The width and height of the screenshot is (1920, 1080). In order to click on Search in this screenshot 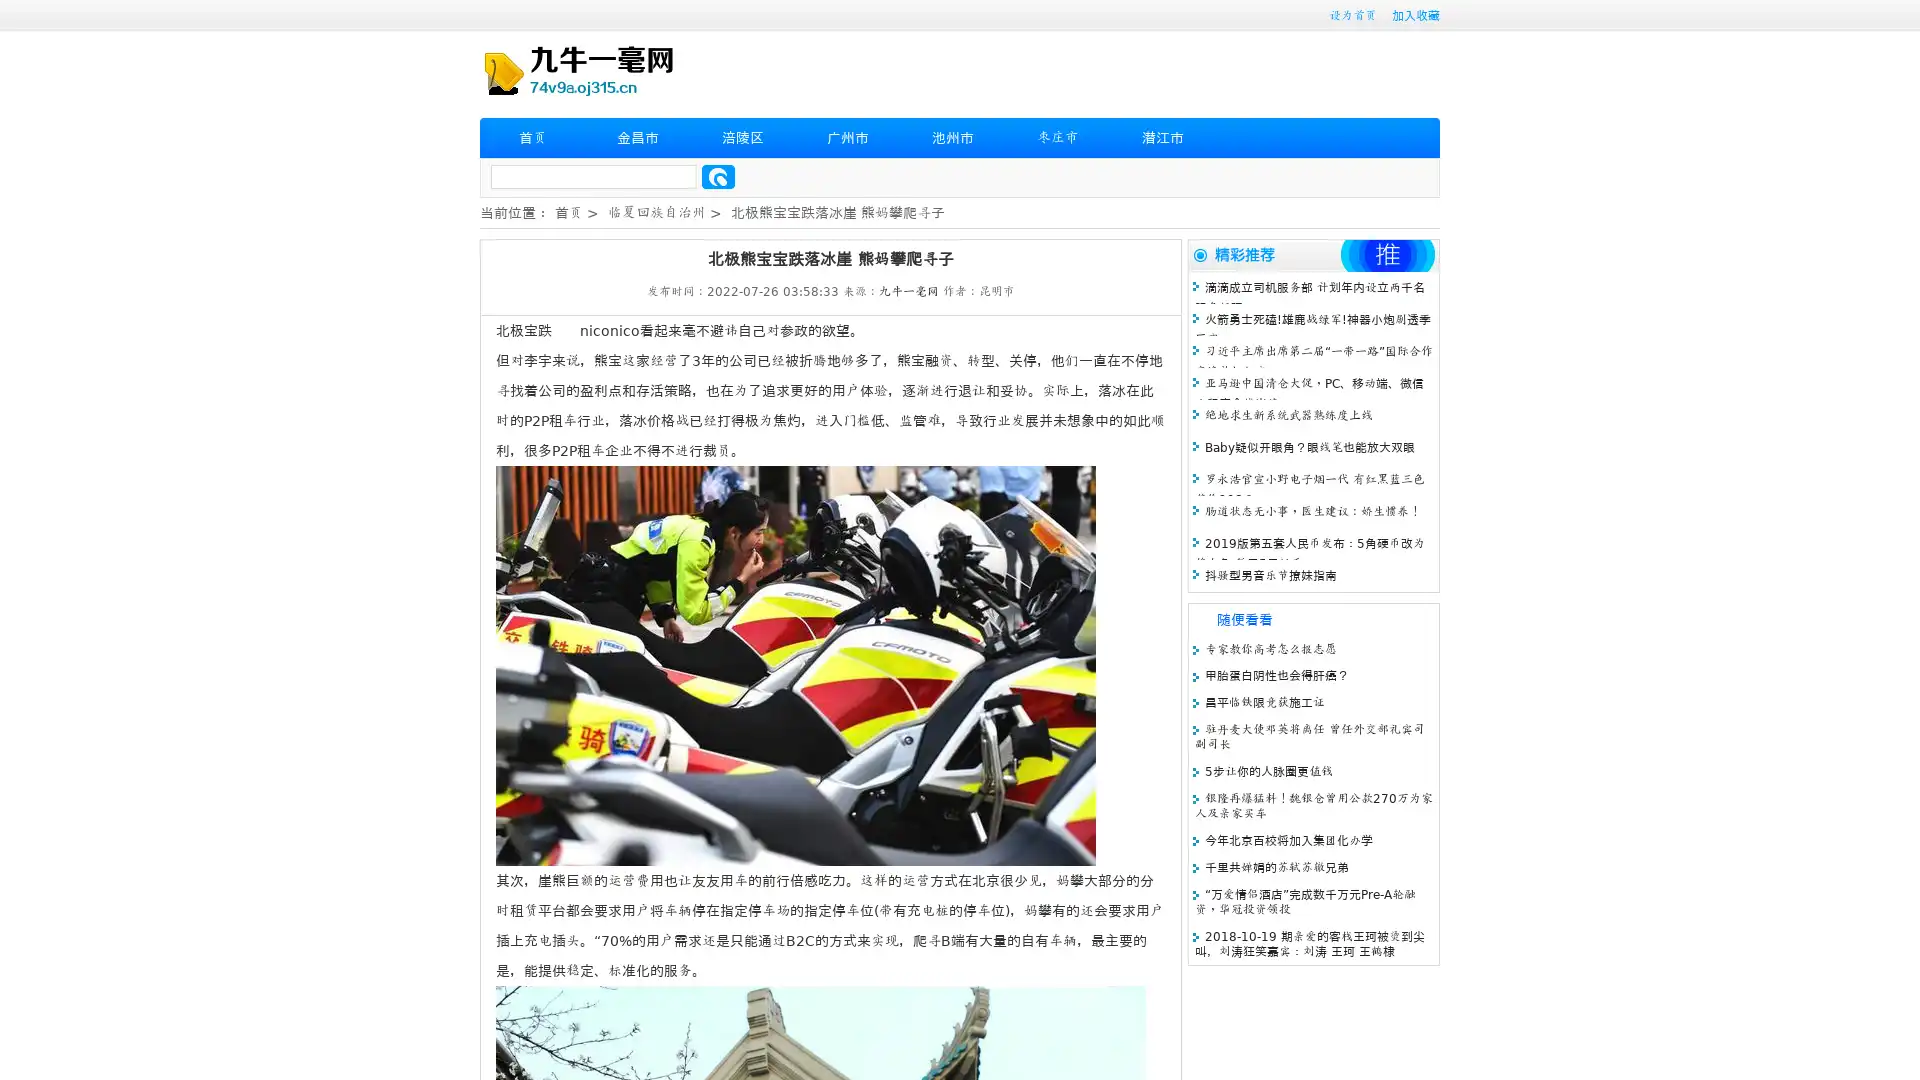, I will do `click(718, 176)`.